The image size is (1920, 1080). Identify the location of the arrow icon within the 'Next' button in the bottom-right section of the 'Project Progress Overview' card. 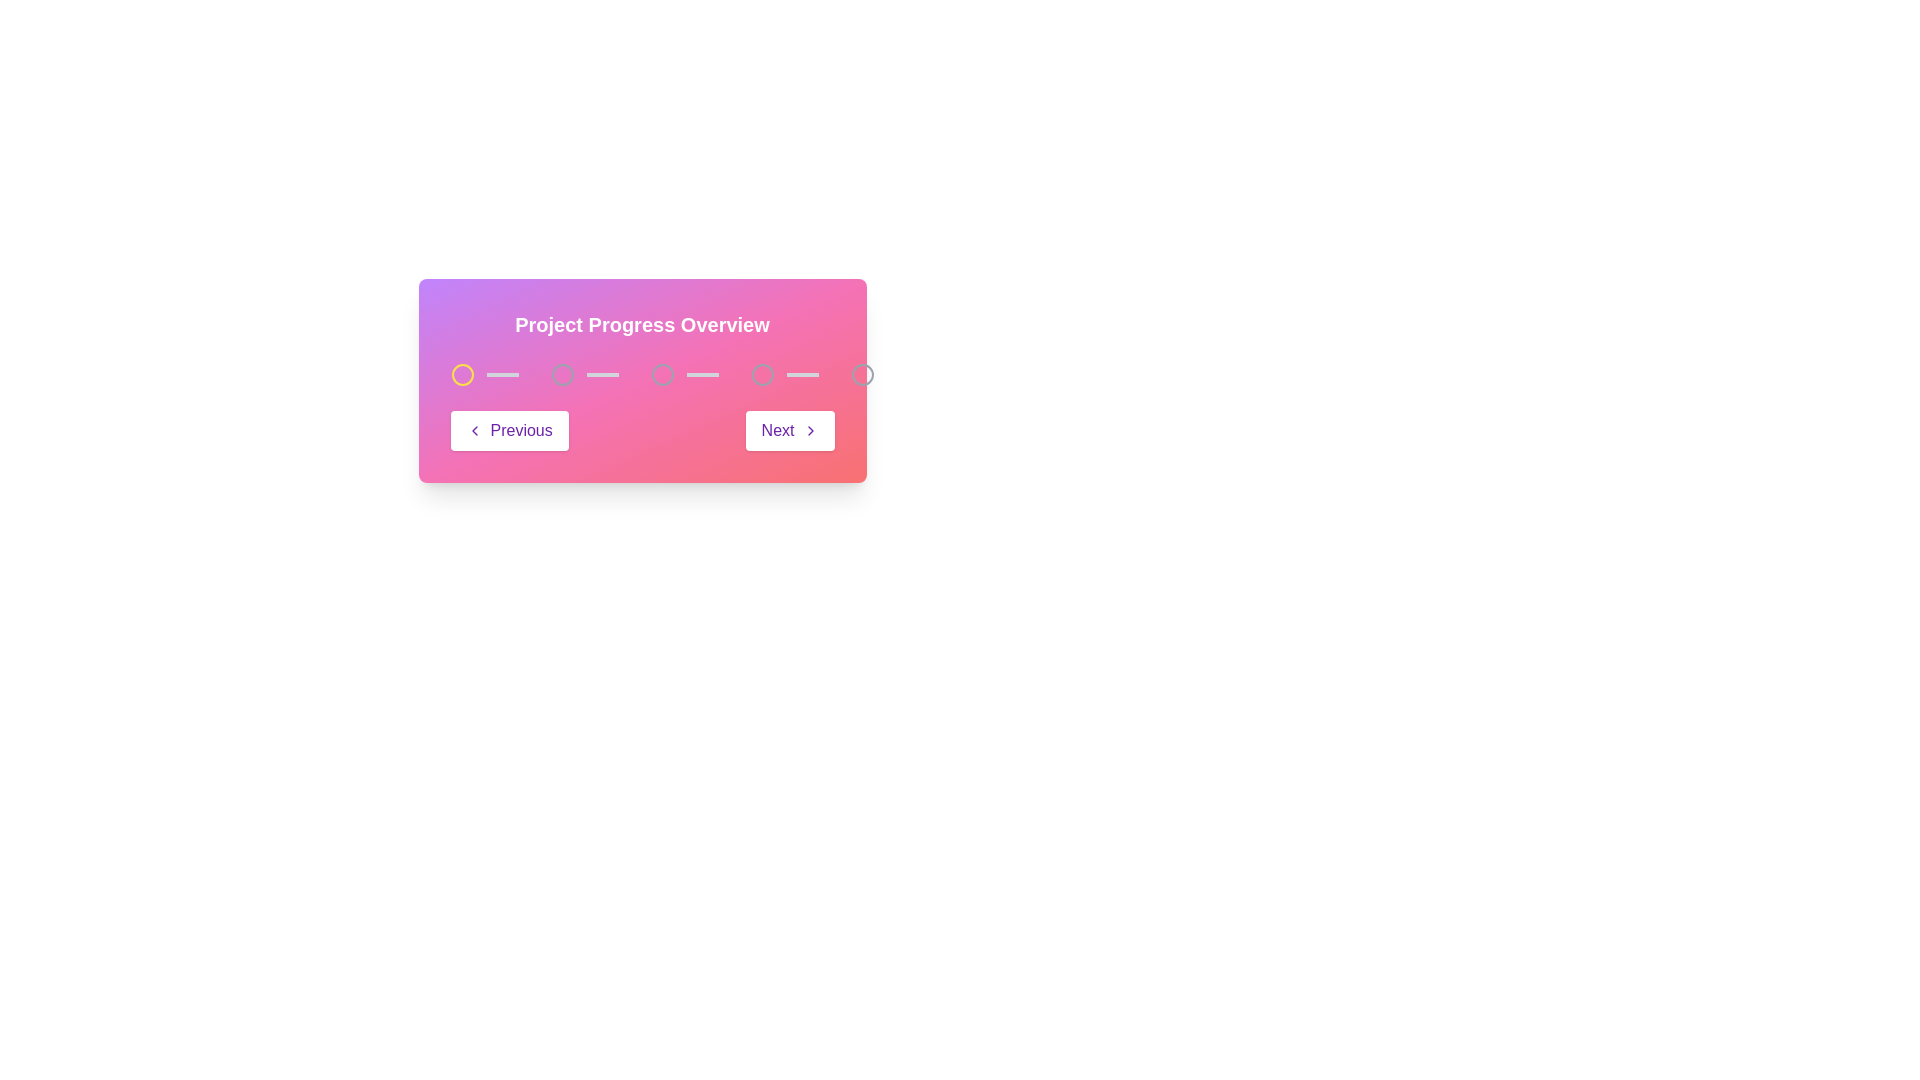
(810, 430).